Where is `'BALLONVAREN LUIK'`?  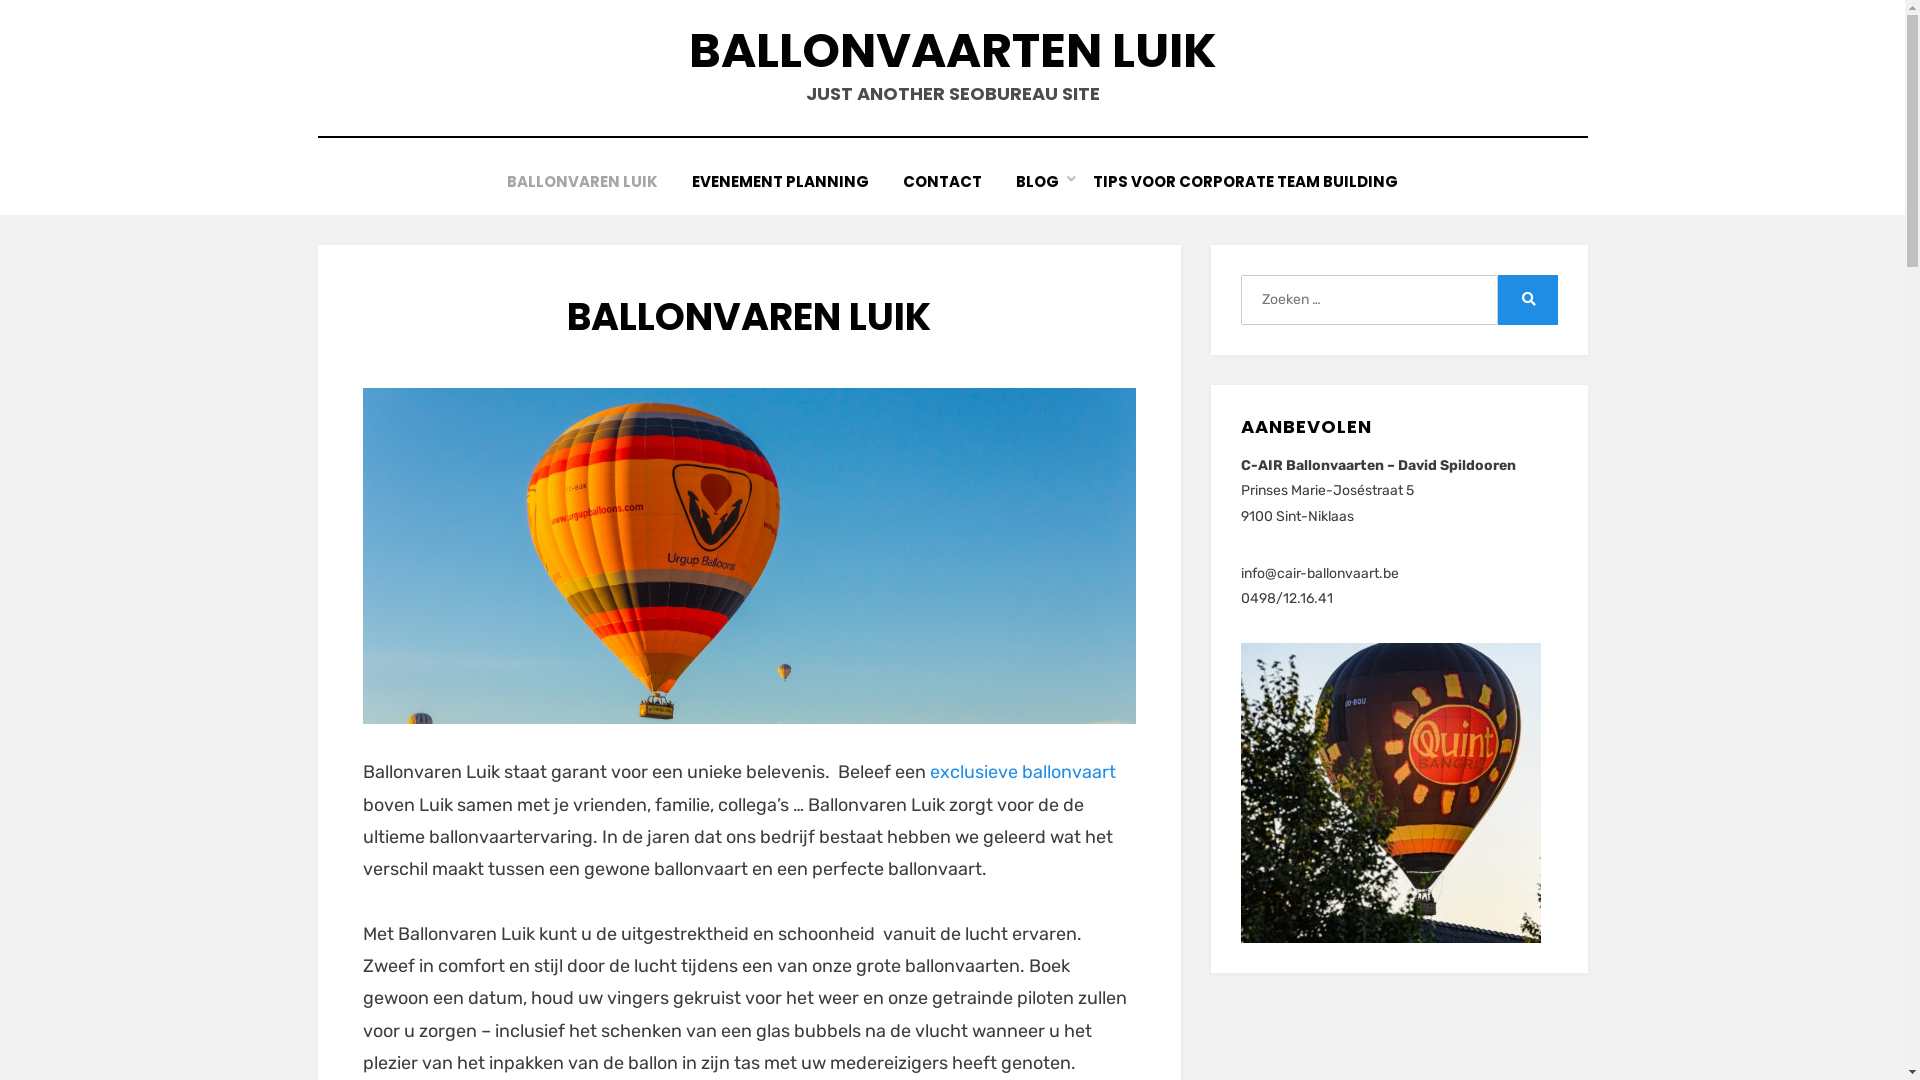 'BALLONVAREN LUIK' is located at coordinates (489, 181).